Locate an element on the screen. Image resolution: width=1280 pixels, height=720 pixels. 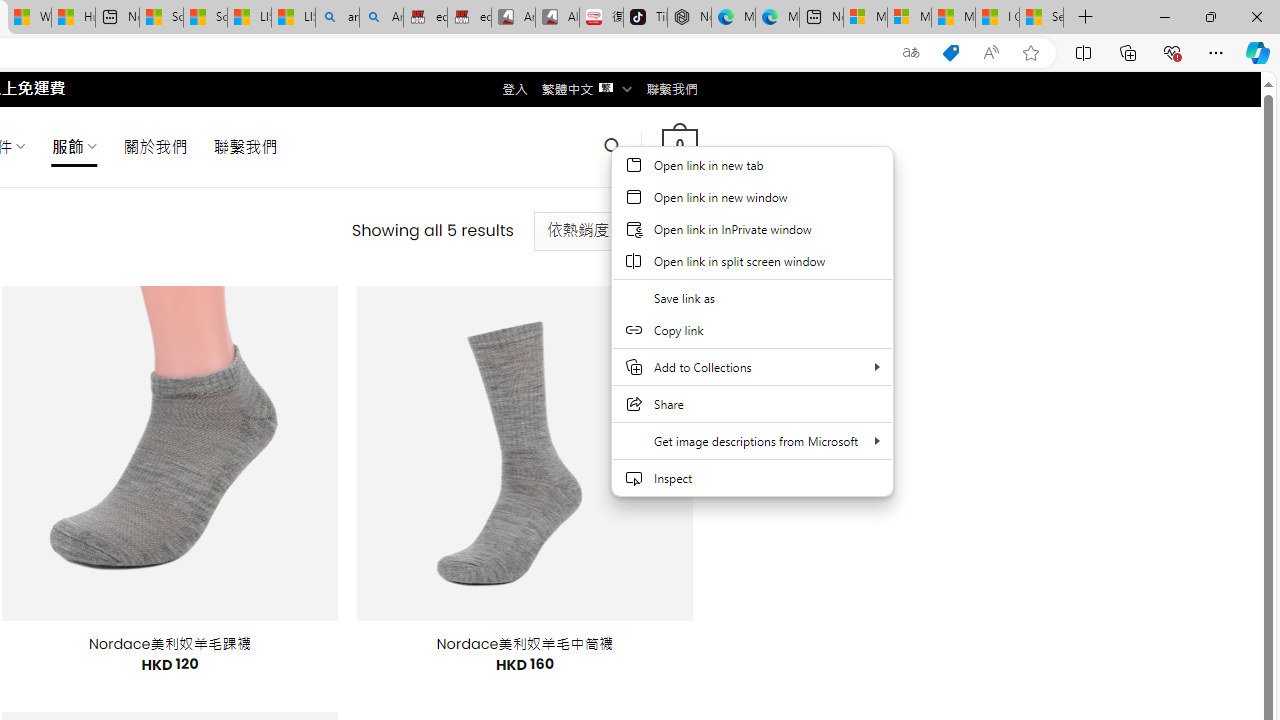
'Share' is located at coordinates (751, 403).